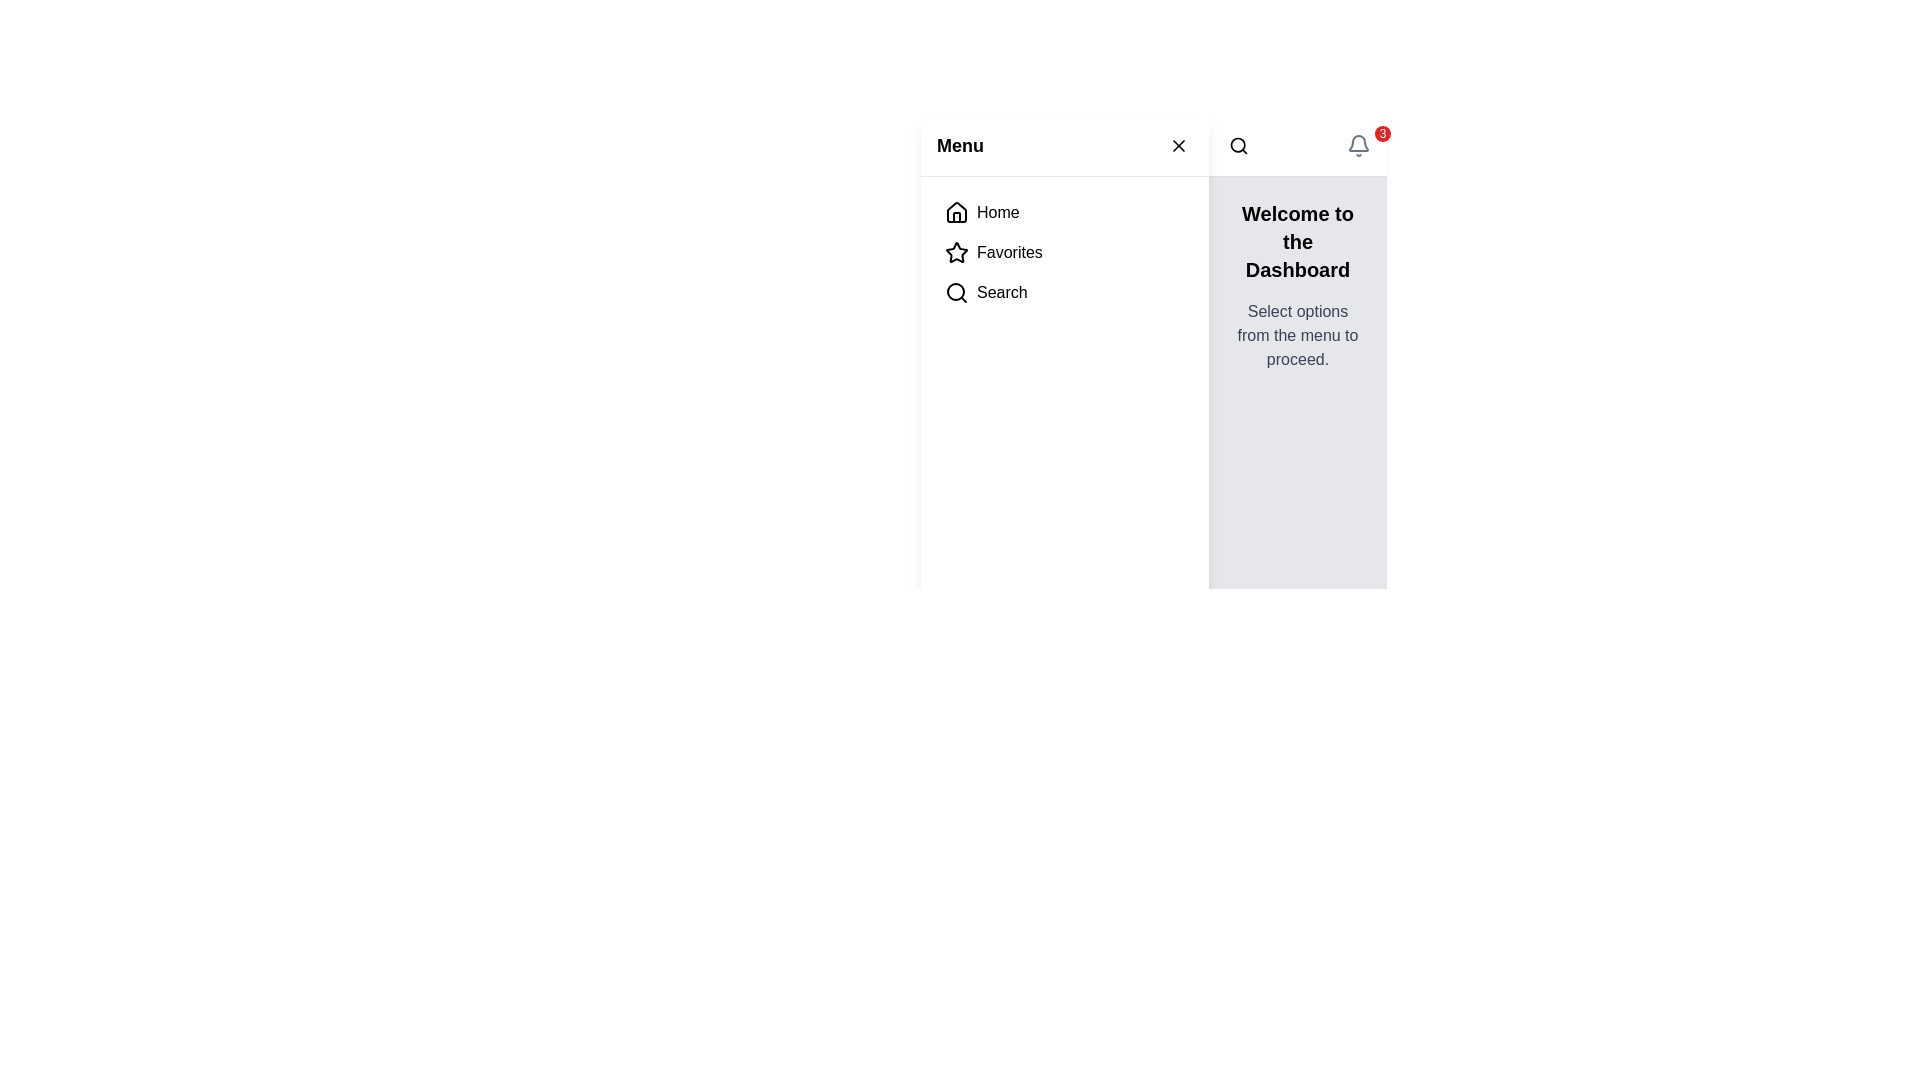 The image size is (1920, 1080). I want to click on the black house-shaped icon located in the navigation sidebar at the top left corner of the interface, so click(955, 212).